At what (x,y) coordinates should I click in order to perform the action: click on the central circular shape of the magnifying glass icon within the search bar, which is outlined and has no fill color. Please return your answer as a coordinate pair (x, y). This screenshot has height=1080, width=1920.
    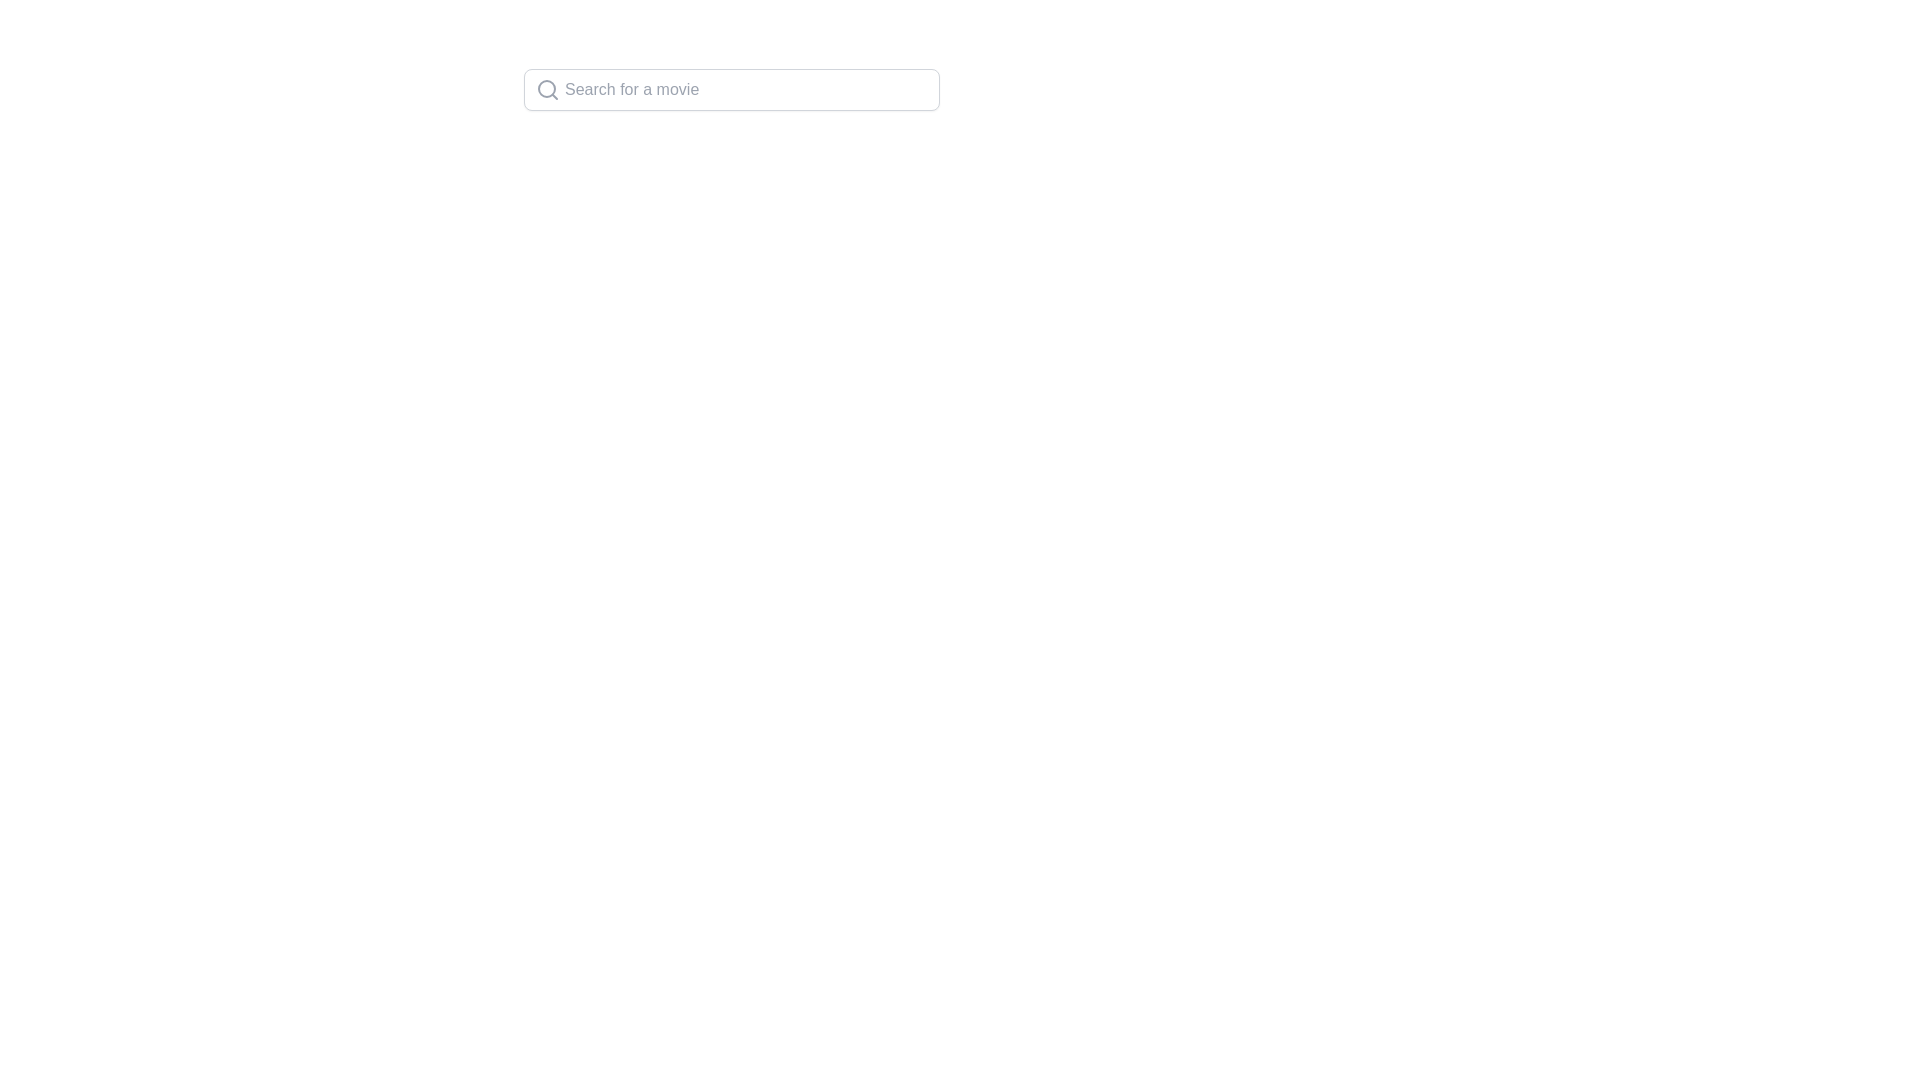
    Looking at the image, I should click on (547, 87).